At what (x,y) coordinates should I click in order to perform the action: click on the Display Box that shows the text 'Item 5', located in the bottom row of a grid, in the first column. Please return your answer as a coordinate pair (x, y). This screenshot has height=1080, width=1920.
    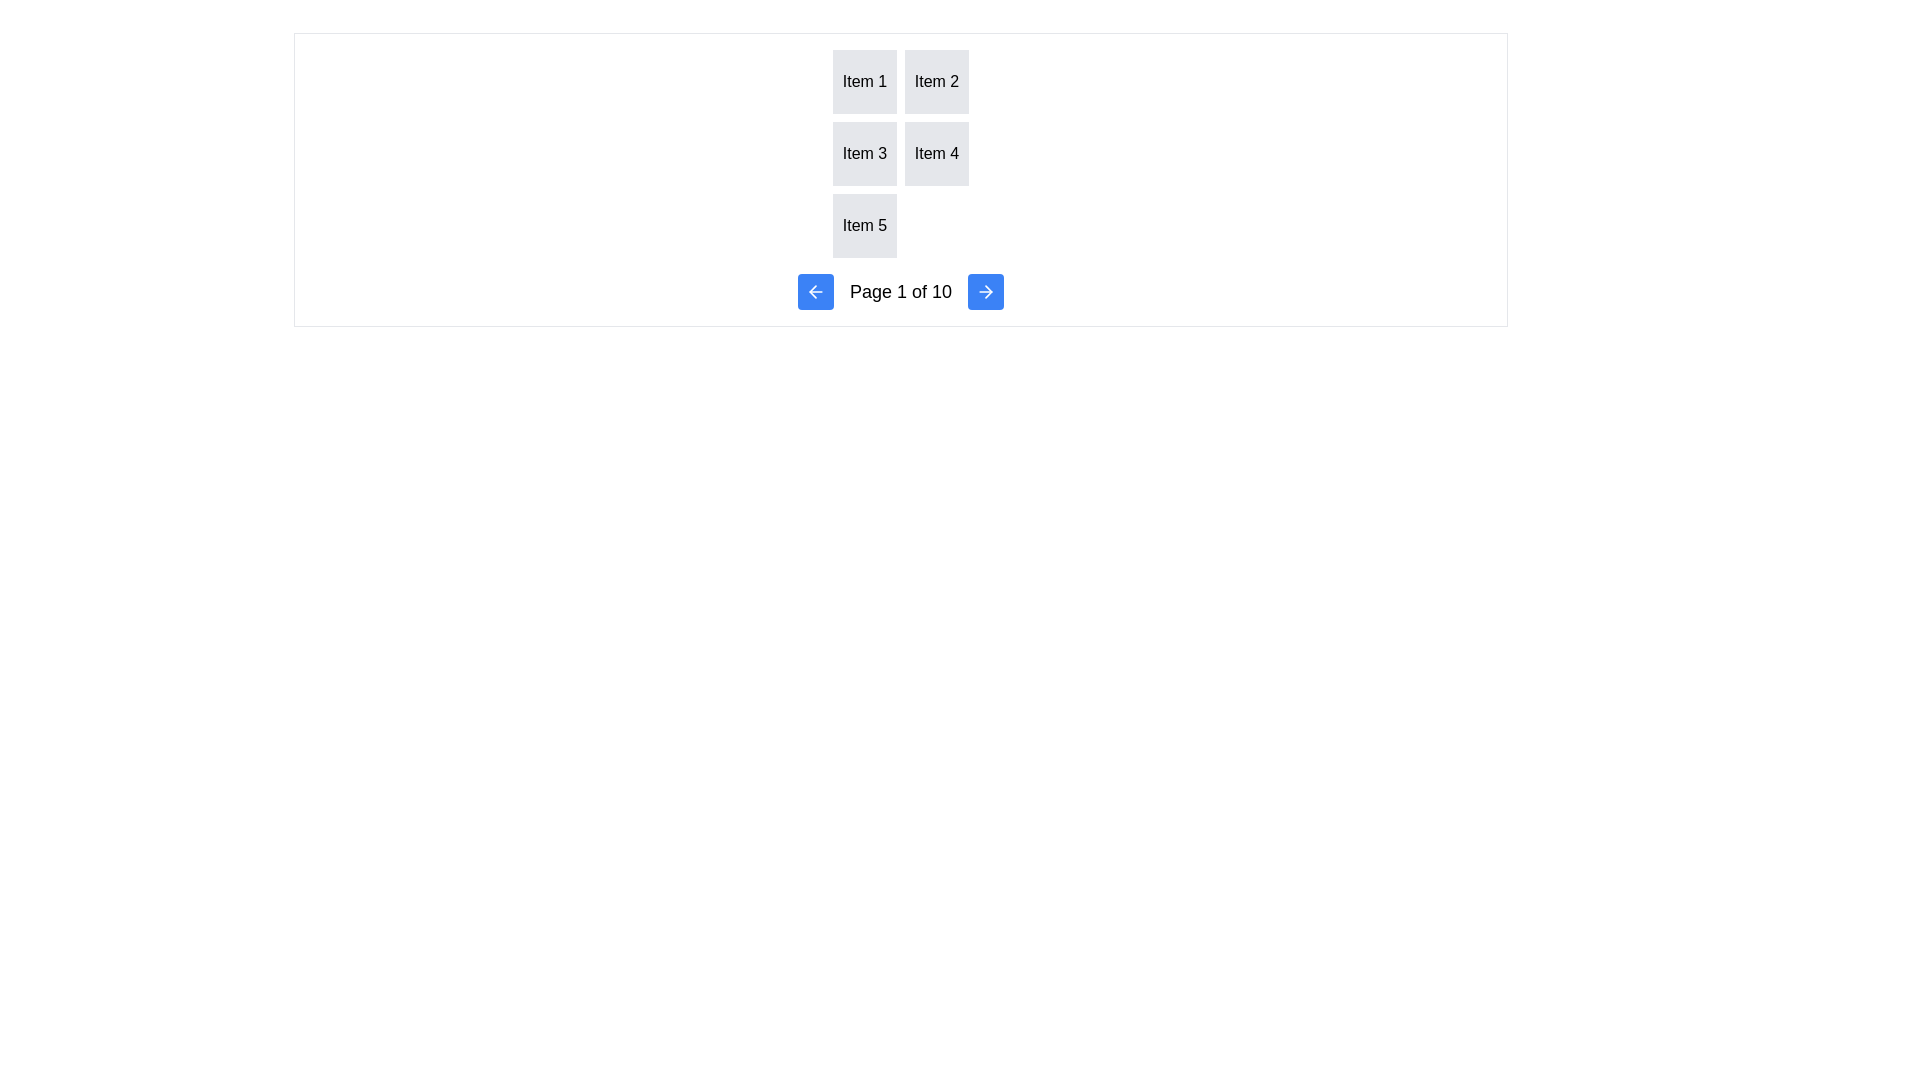
    Looking at the image, I should click on (864, 225).